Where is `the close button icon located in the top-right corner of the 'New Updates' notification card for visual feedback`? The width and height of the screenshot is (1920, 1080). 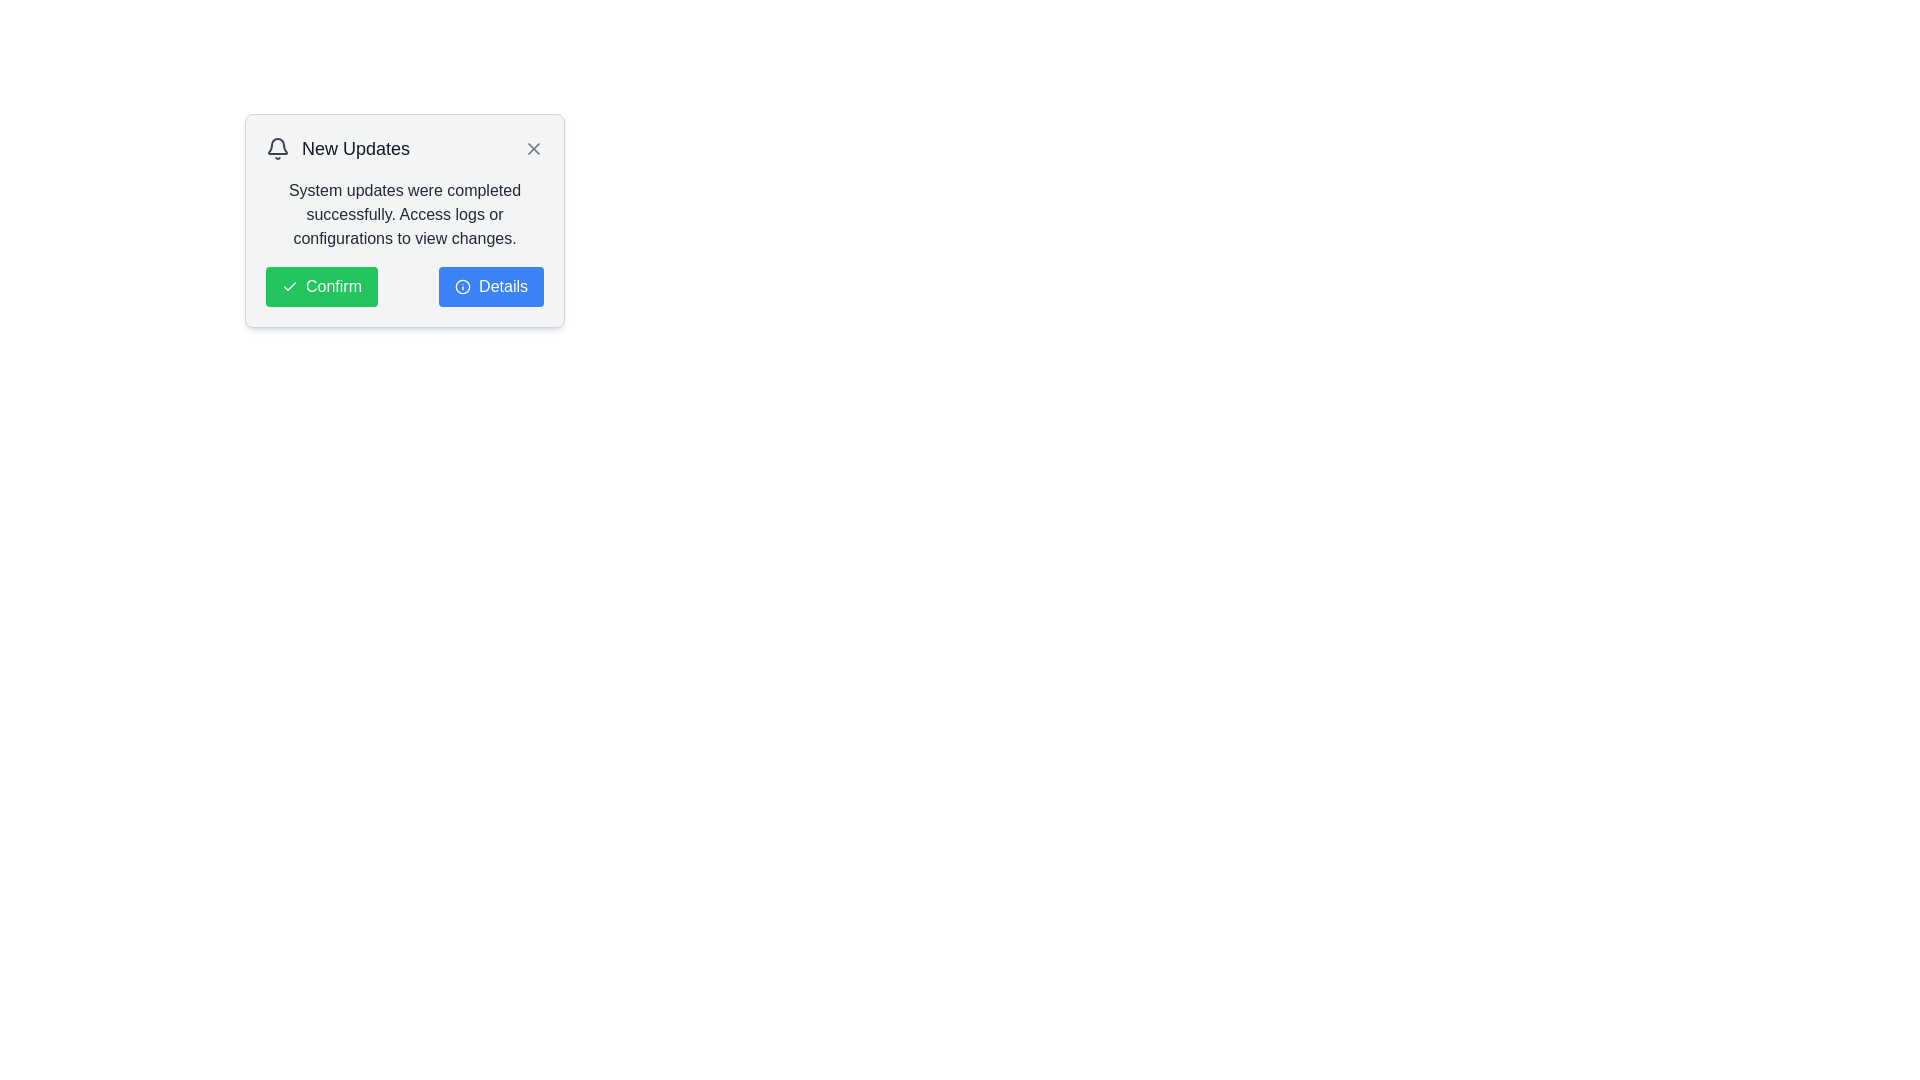 the close button icon located in the top-right corner of the 'New Updates' notification card for visual feedback is located at coordinates (533, 148).